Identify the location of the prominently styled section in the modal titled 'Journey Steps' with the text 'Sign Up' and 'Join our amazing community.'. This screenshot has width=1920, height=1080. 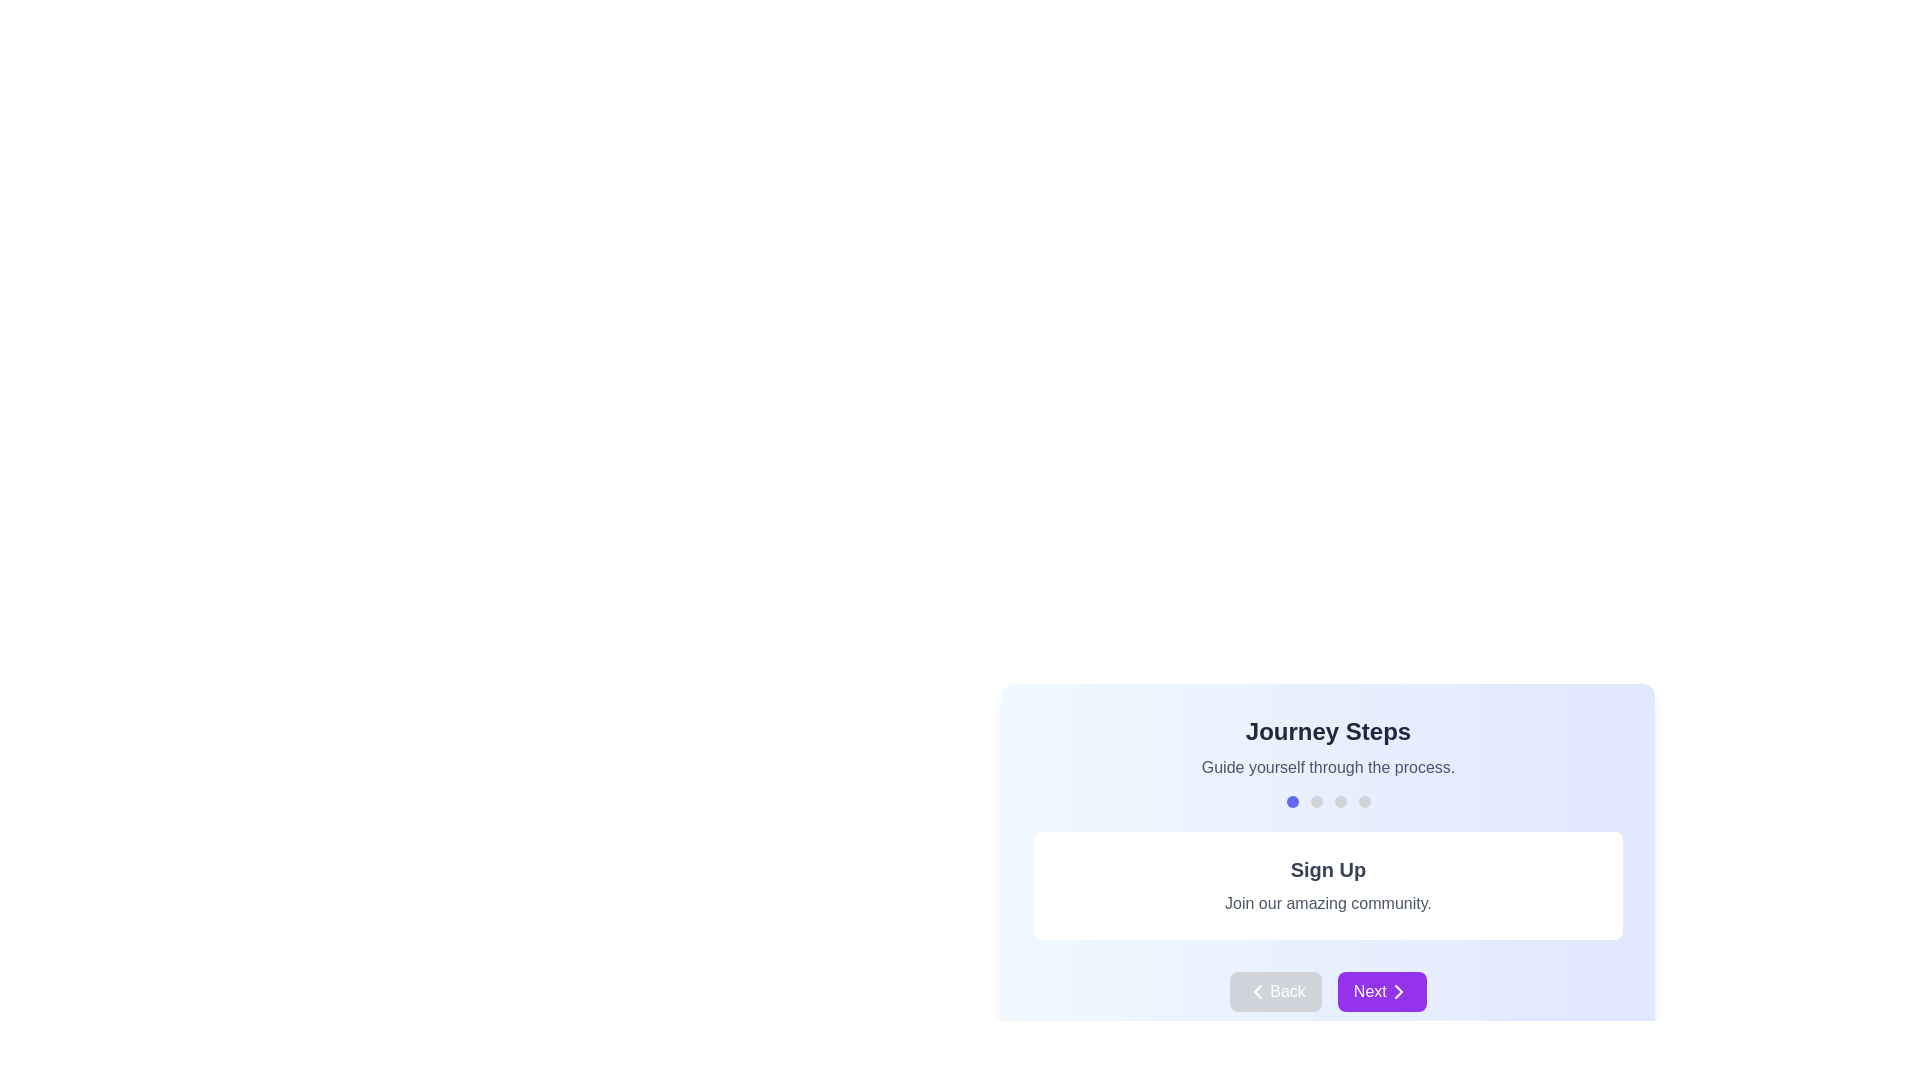
(1328, 863).